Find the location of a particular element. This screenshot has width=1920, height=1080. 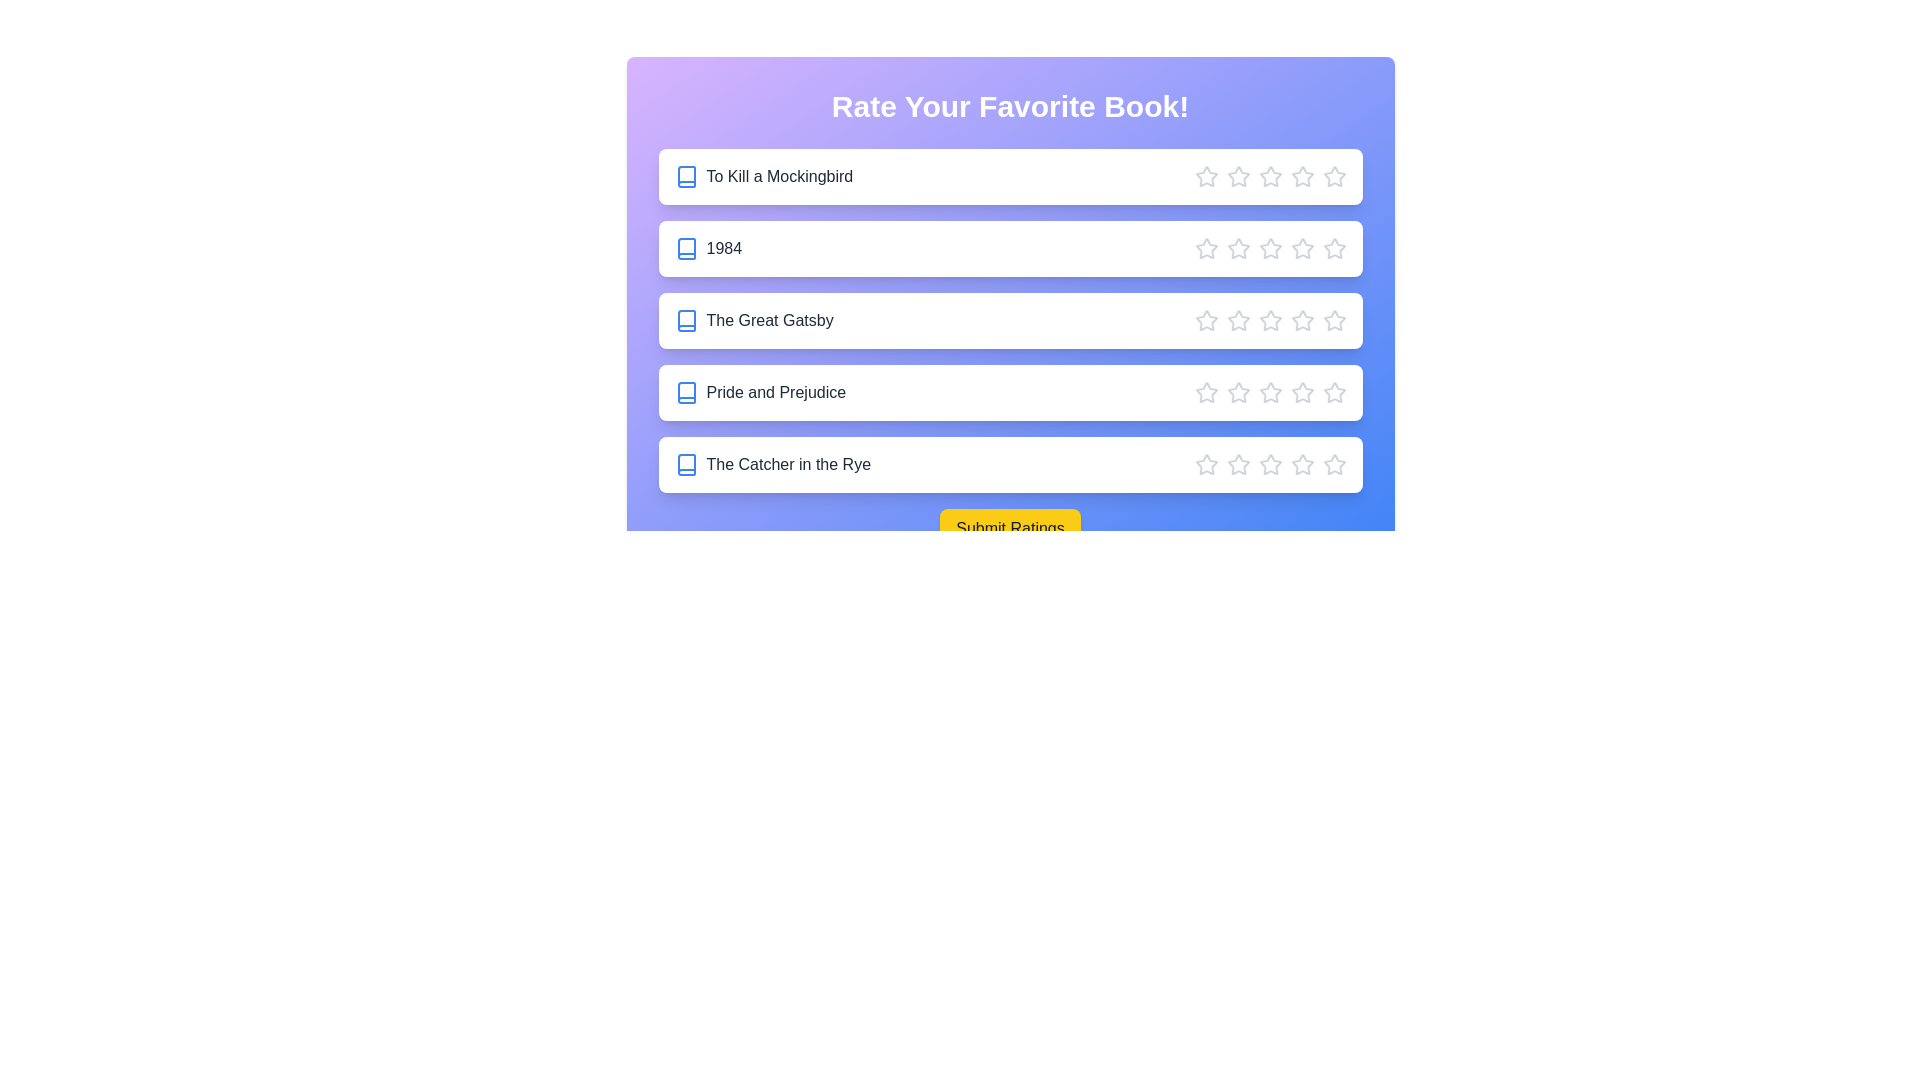

the star corresponding to 1 stars for the book The Great Gatsby is located at coordinates (1205, 319).